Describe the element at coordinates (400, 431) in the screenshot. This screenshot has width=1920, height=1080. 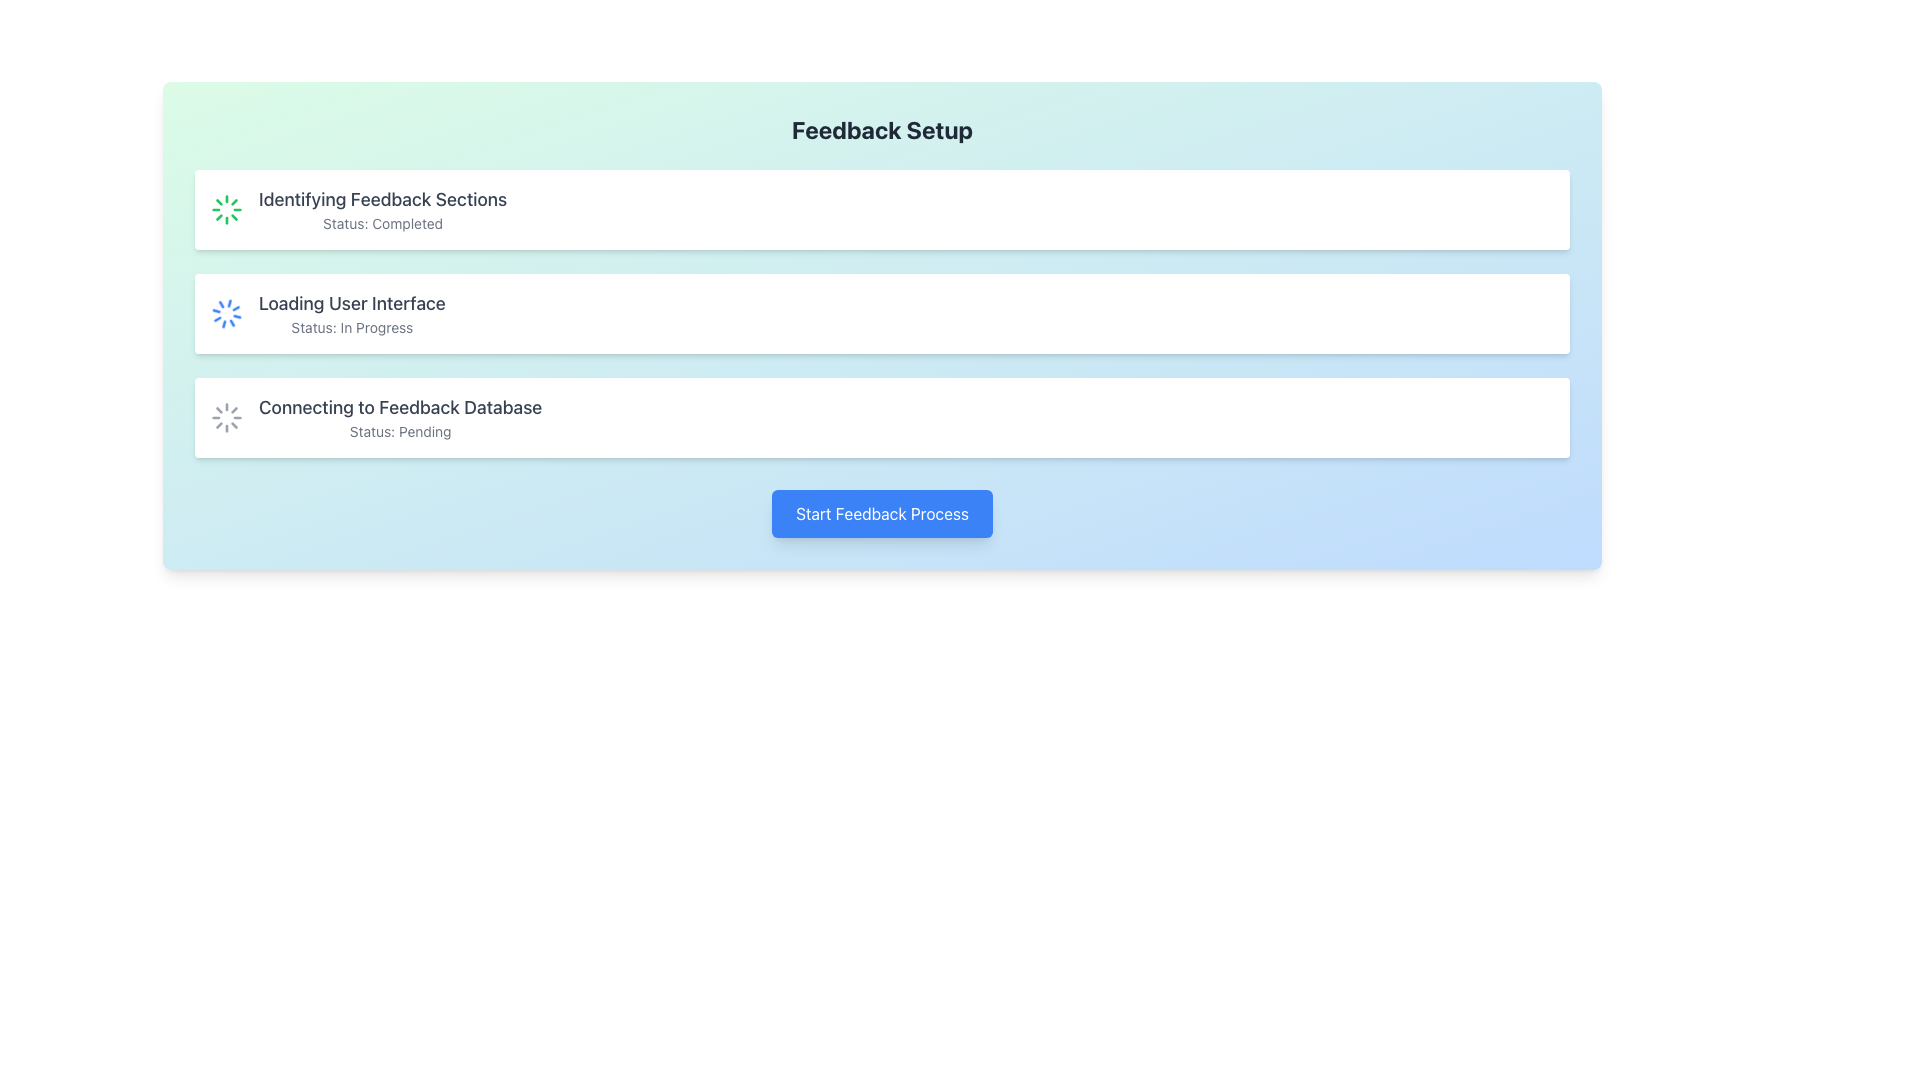
I see `the text label that reads 'Status: Pending', located below the heading 'Connecting to Feedback Database' in the third card of the vertical list` at that location.